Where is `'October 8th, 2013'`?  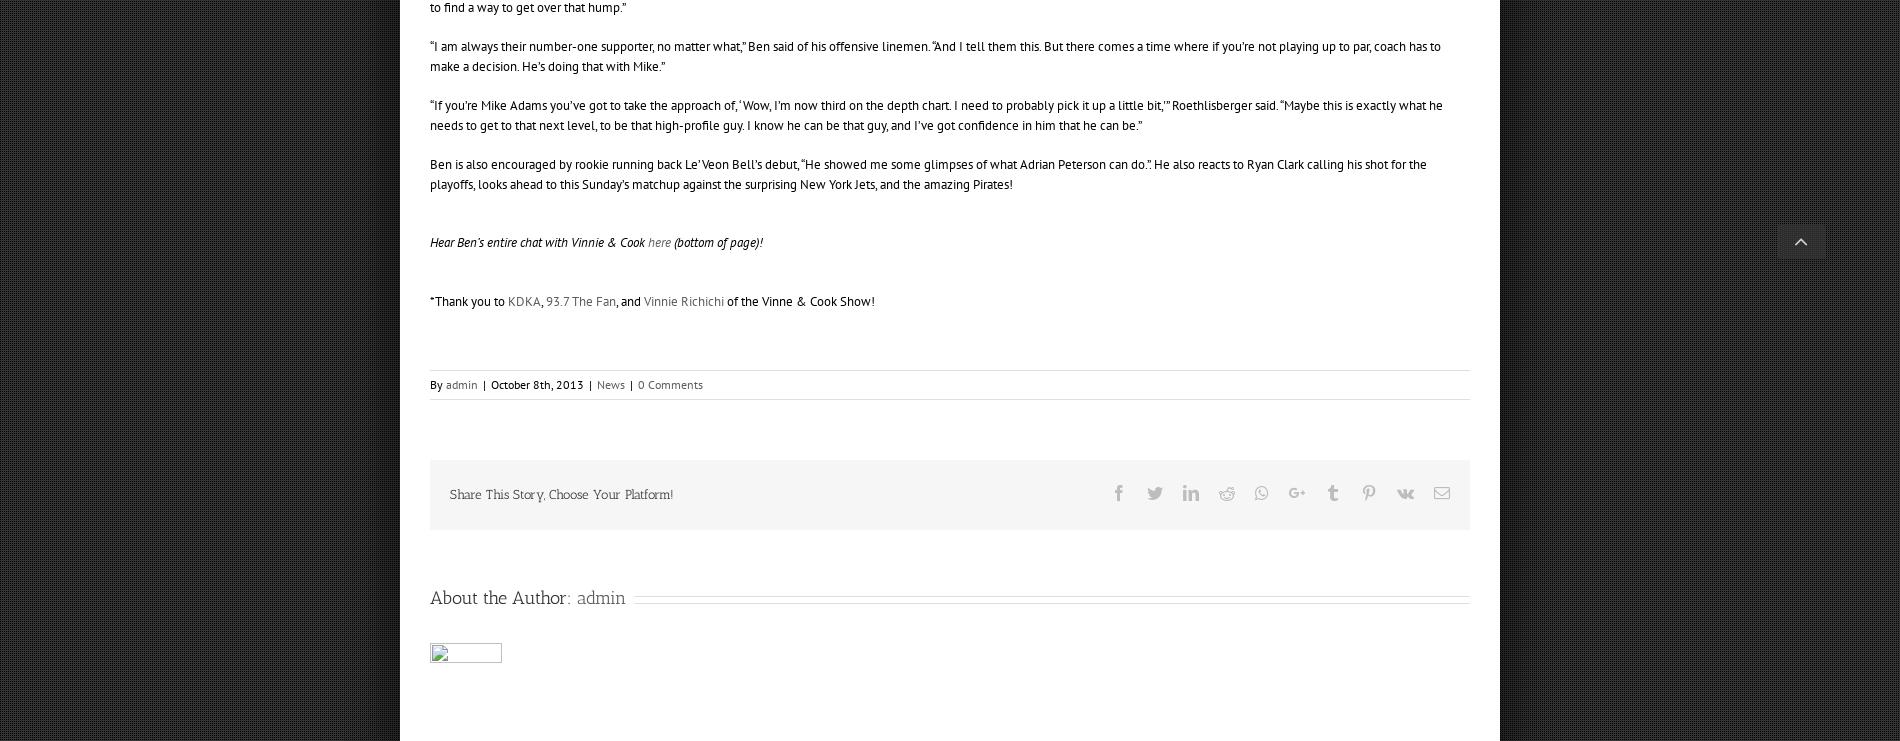
'October 8th, 2013' is located at coordinates (537, 384).